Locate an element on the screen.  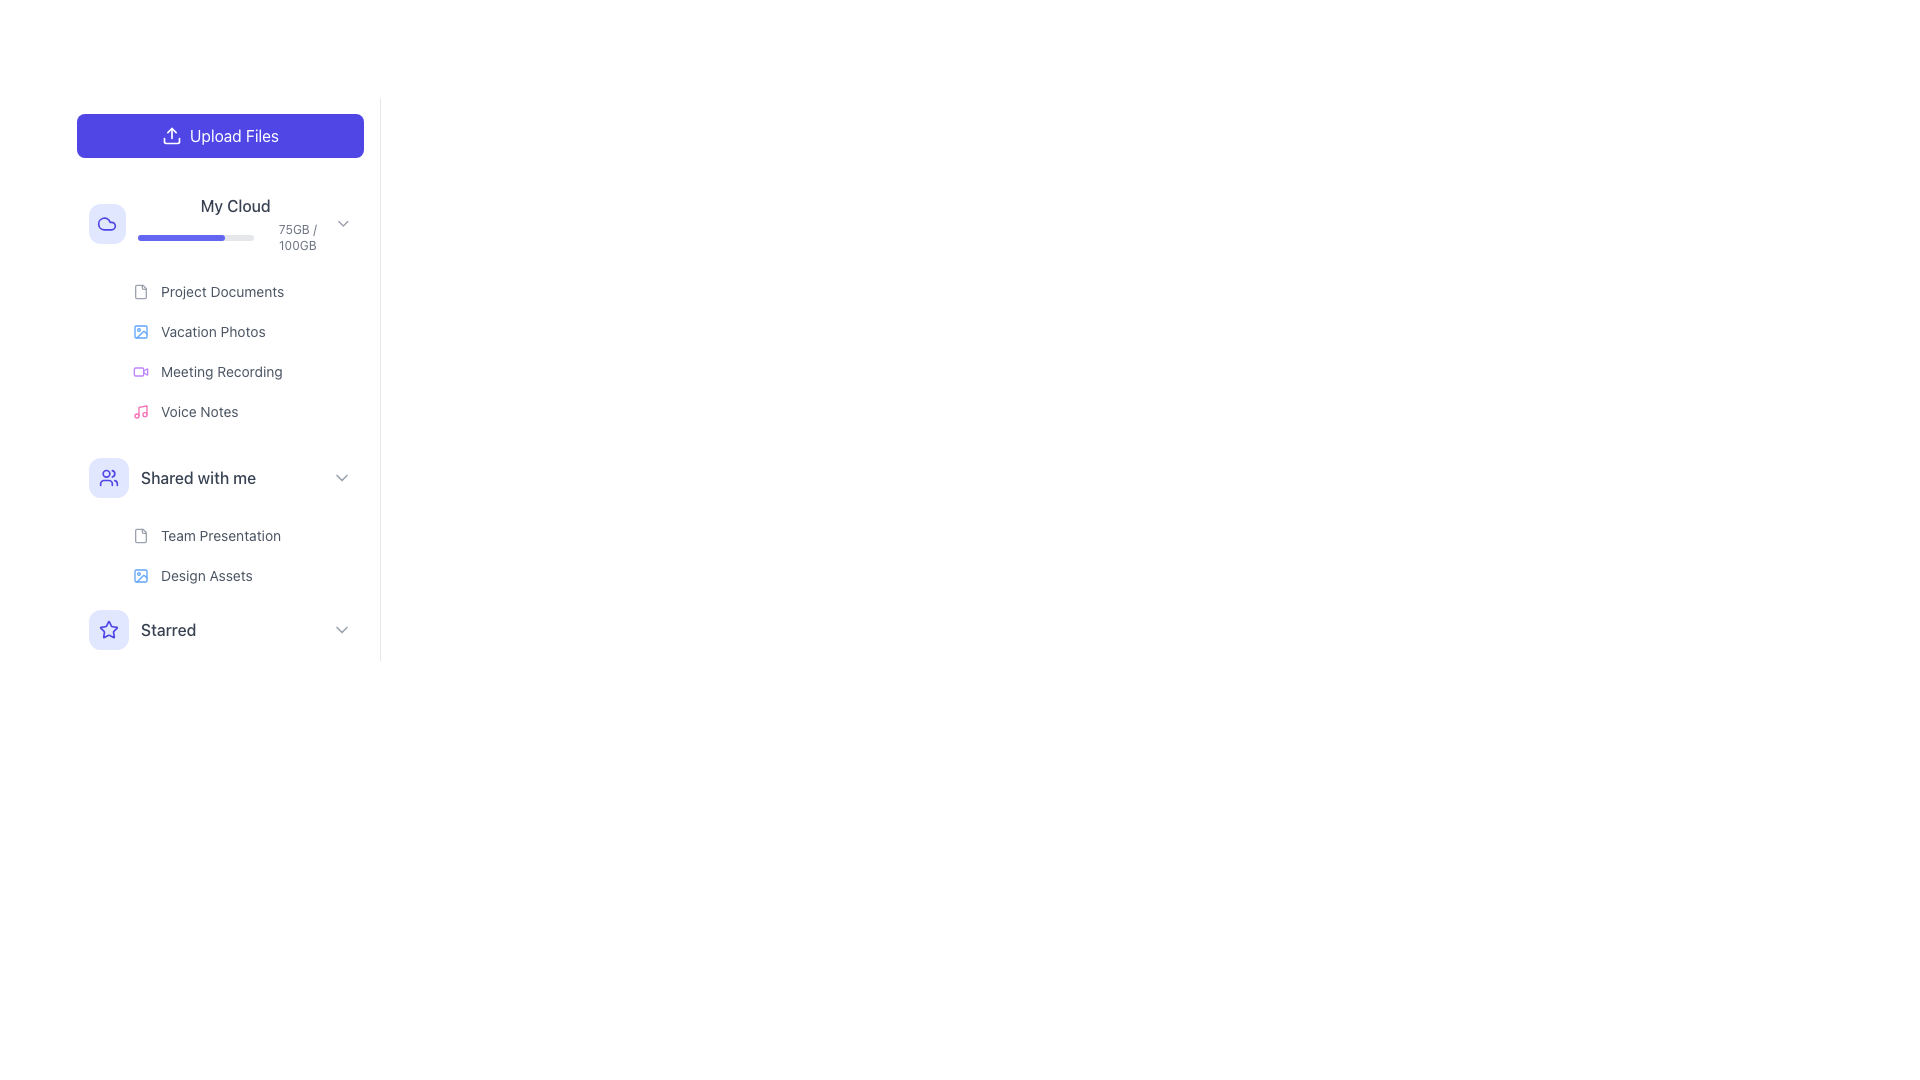
the 'Vacation Photos' folder entry in the 'My Cloud' section is located at coordinates (243, 330).